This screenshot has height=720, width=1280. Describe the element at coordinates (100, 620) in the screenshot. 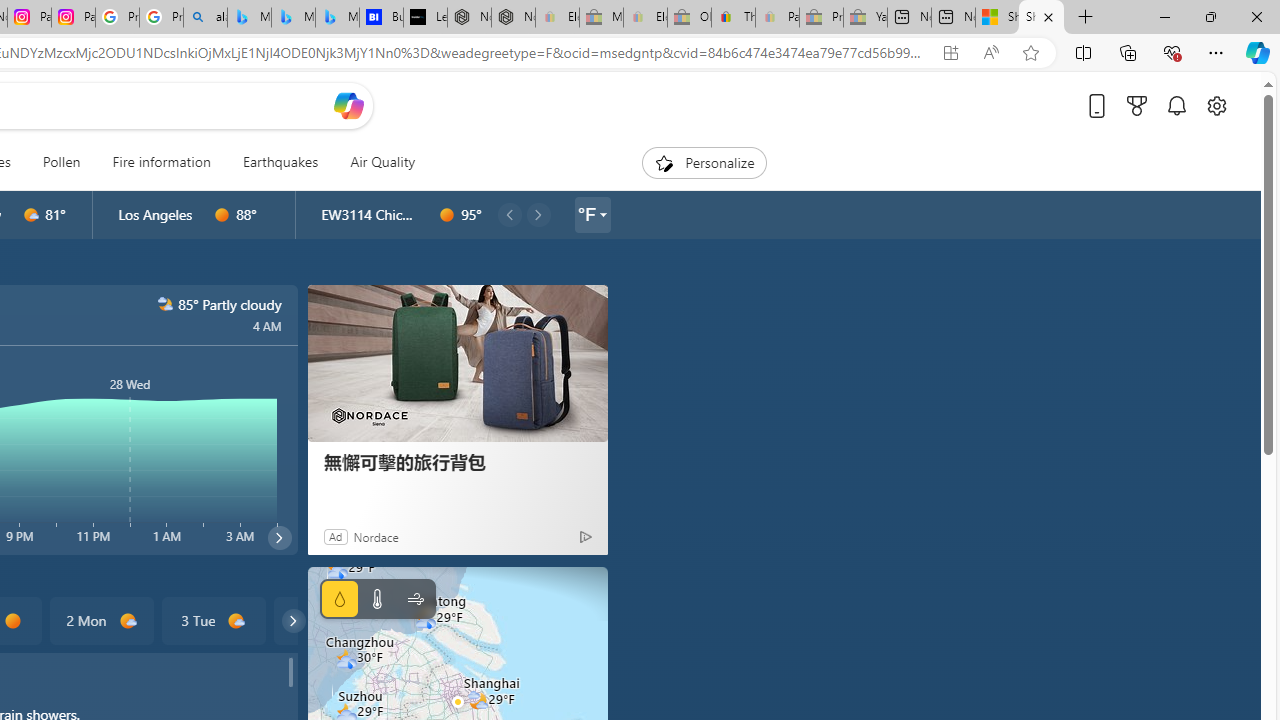

I see `'2 Mon d1000'` at that location.